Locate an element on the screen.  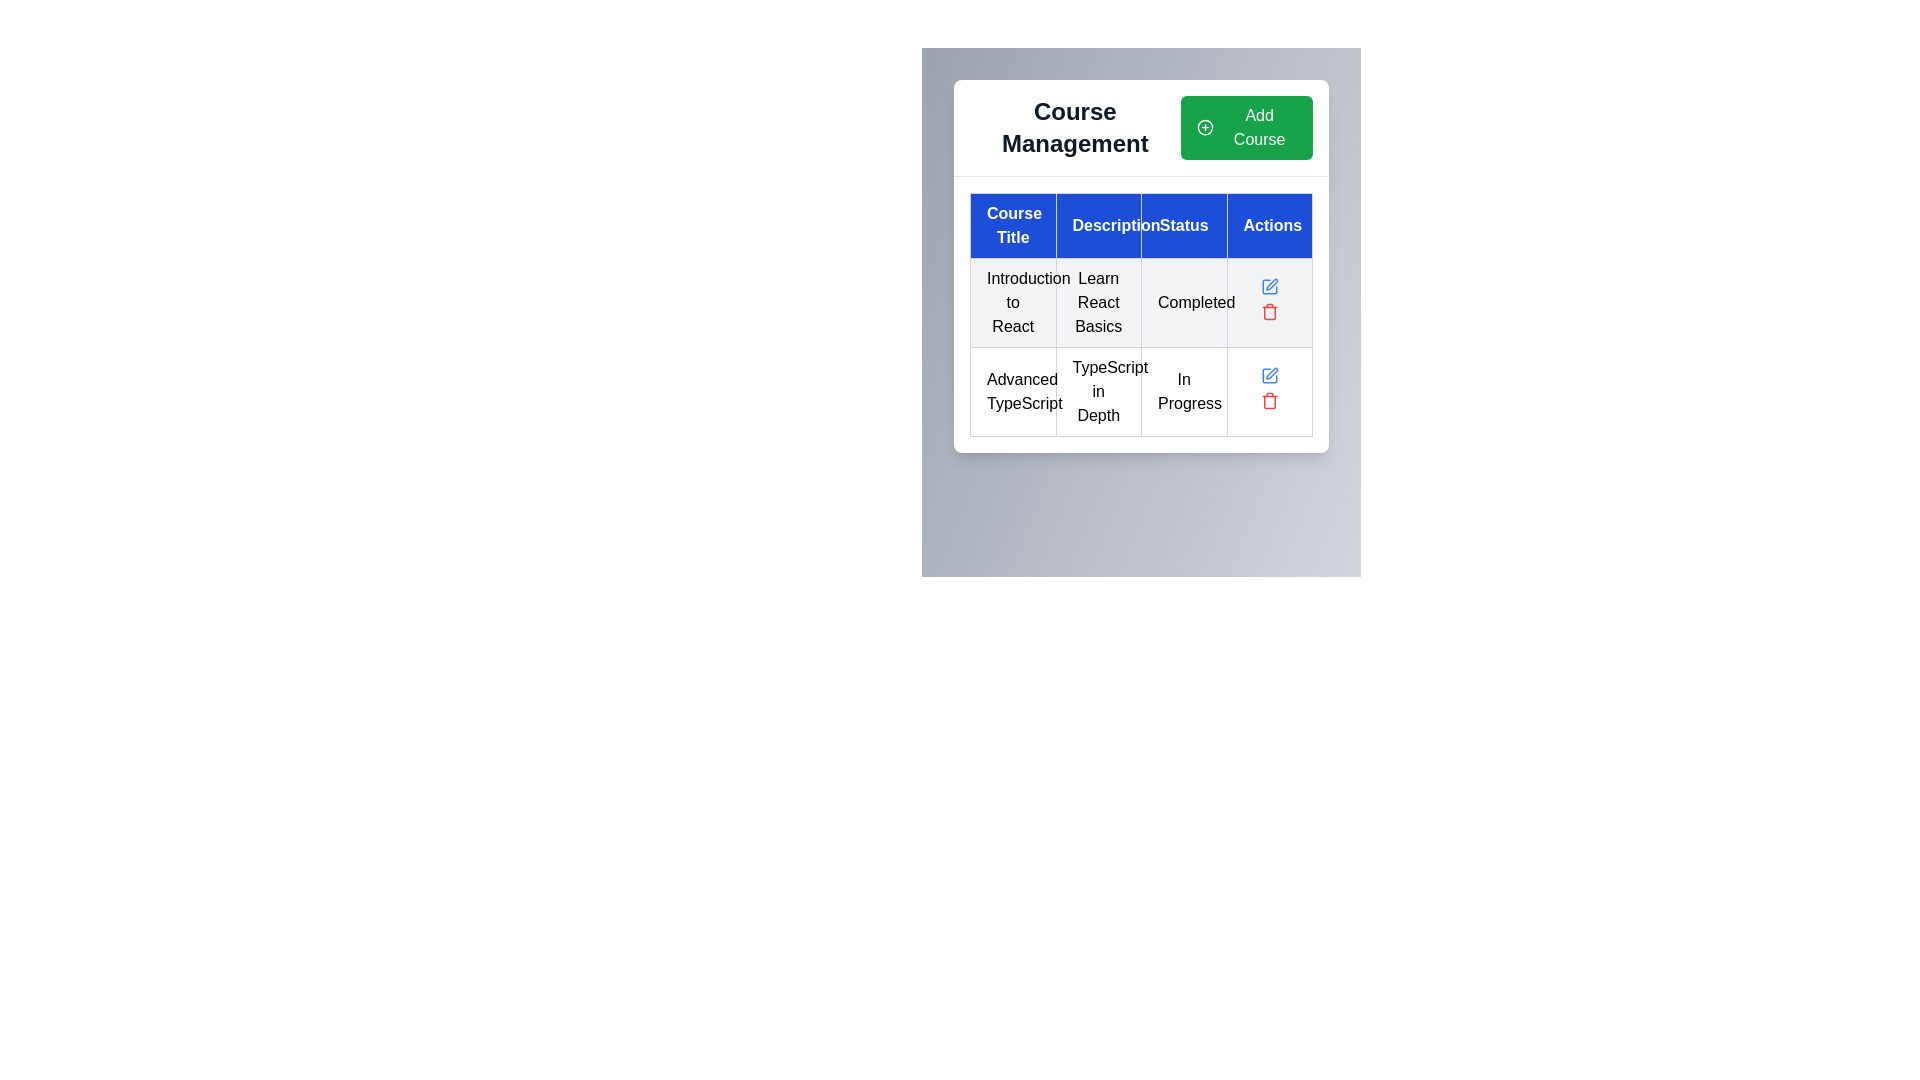
the delete button icon located in the actions column of the second row in the table is located at coordinates (1268, 401).